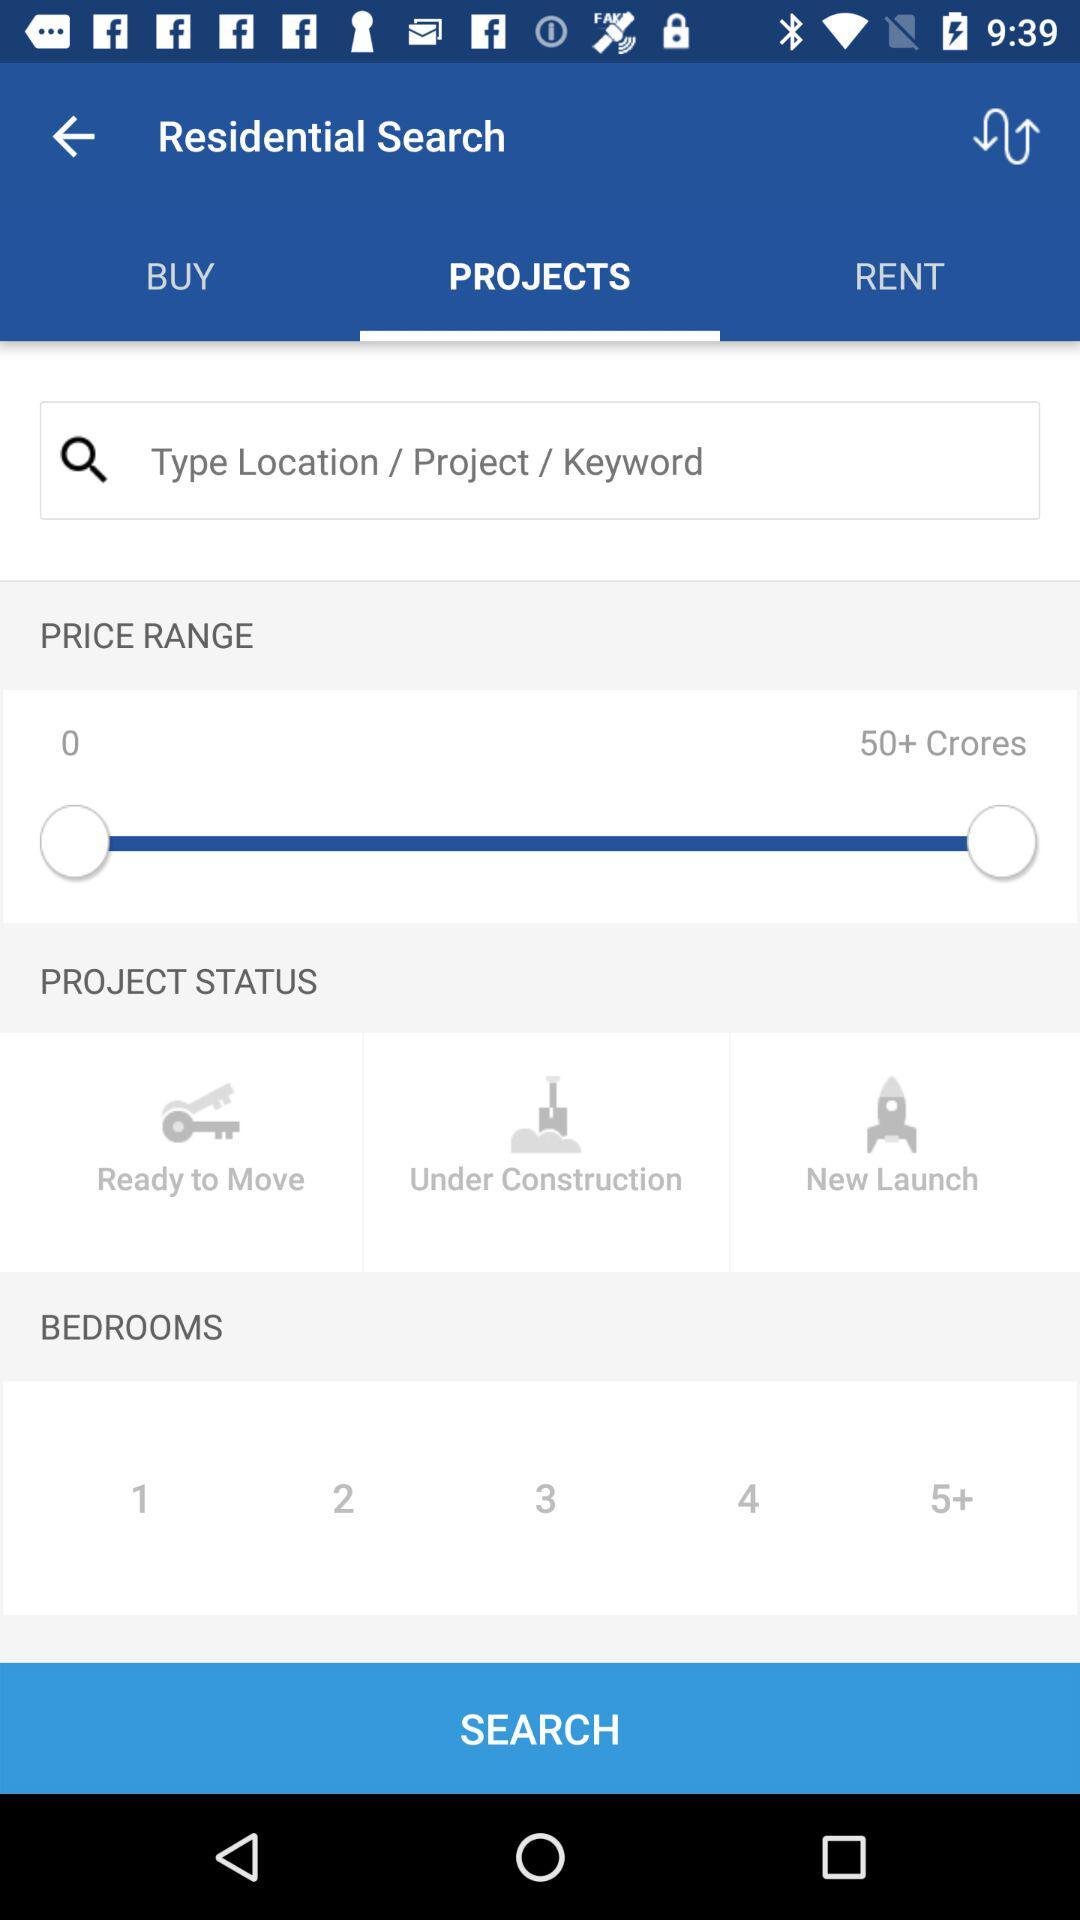  Describe the element at coordinates (578, 459) in the screenshot. I see `location/project/keyword to search` at that location.